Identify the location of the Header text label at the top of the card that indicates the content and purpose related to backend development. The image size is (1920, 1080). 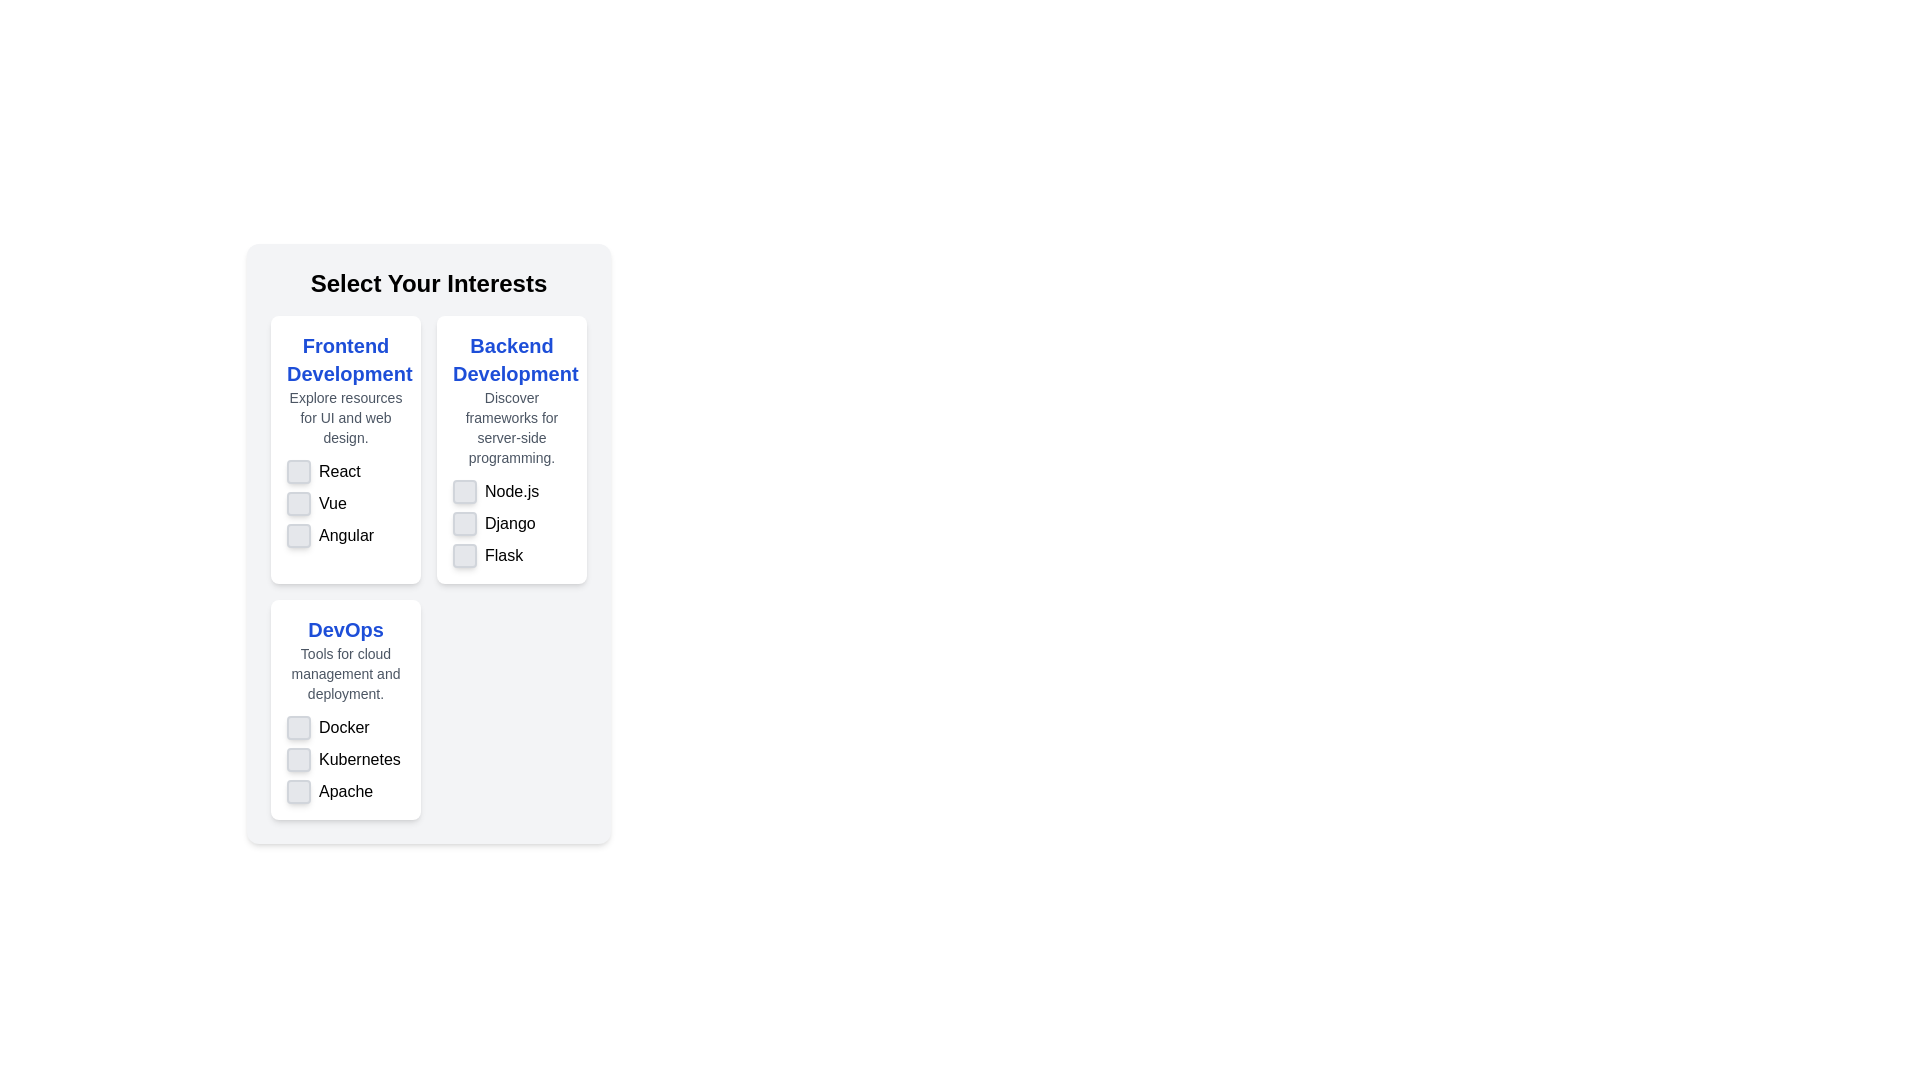
(512, 358).